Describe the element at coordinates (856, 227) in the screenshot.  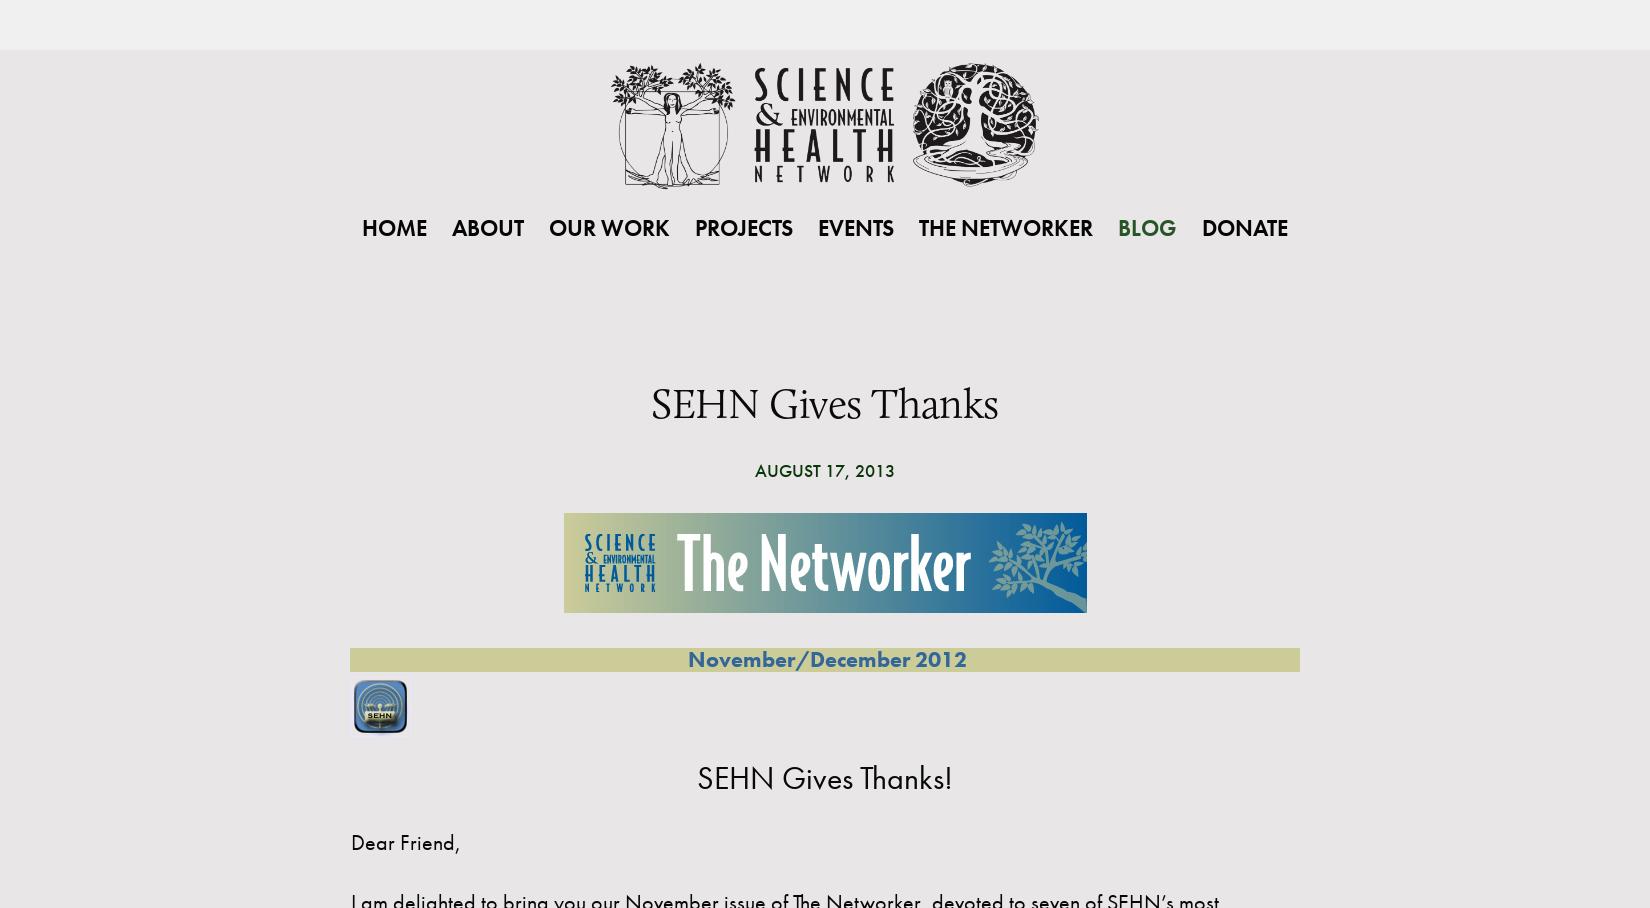
I see `'Events'` at that location.